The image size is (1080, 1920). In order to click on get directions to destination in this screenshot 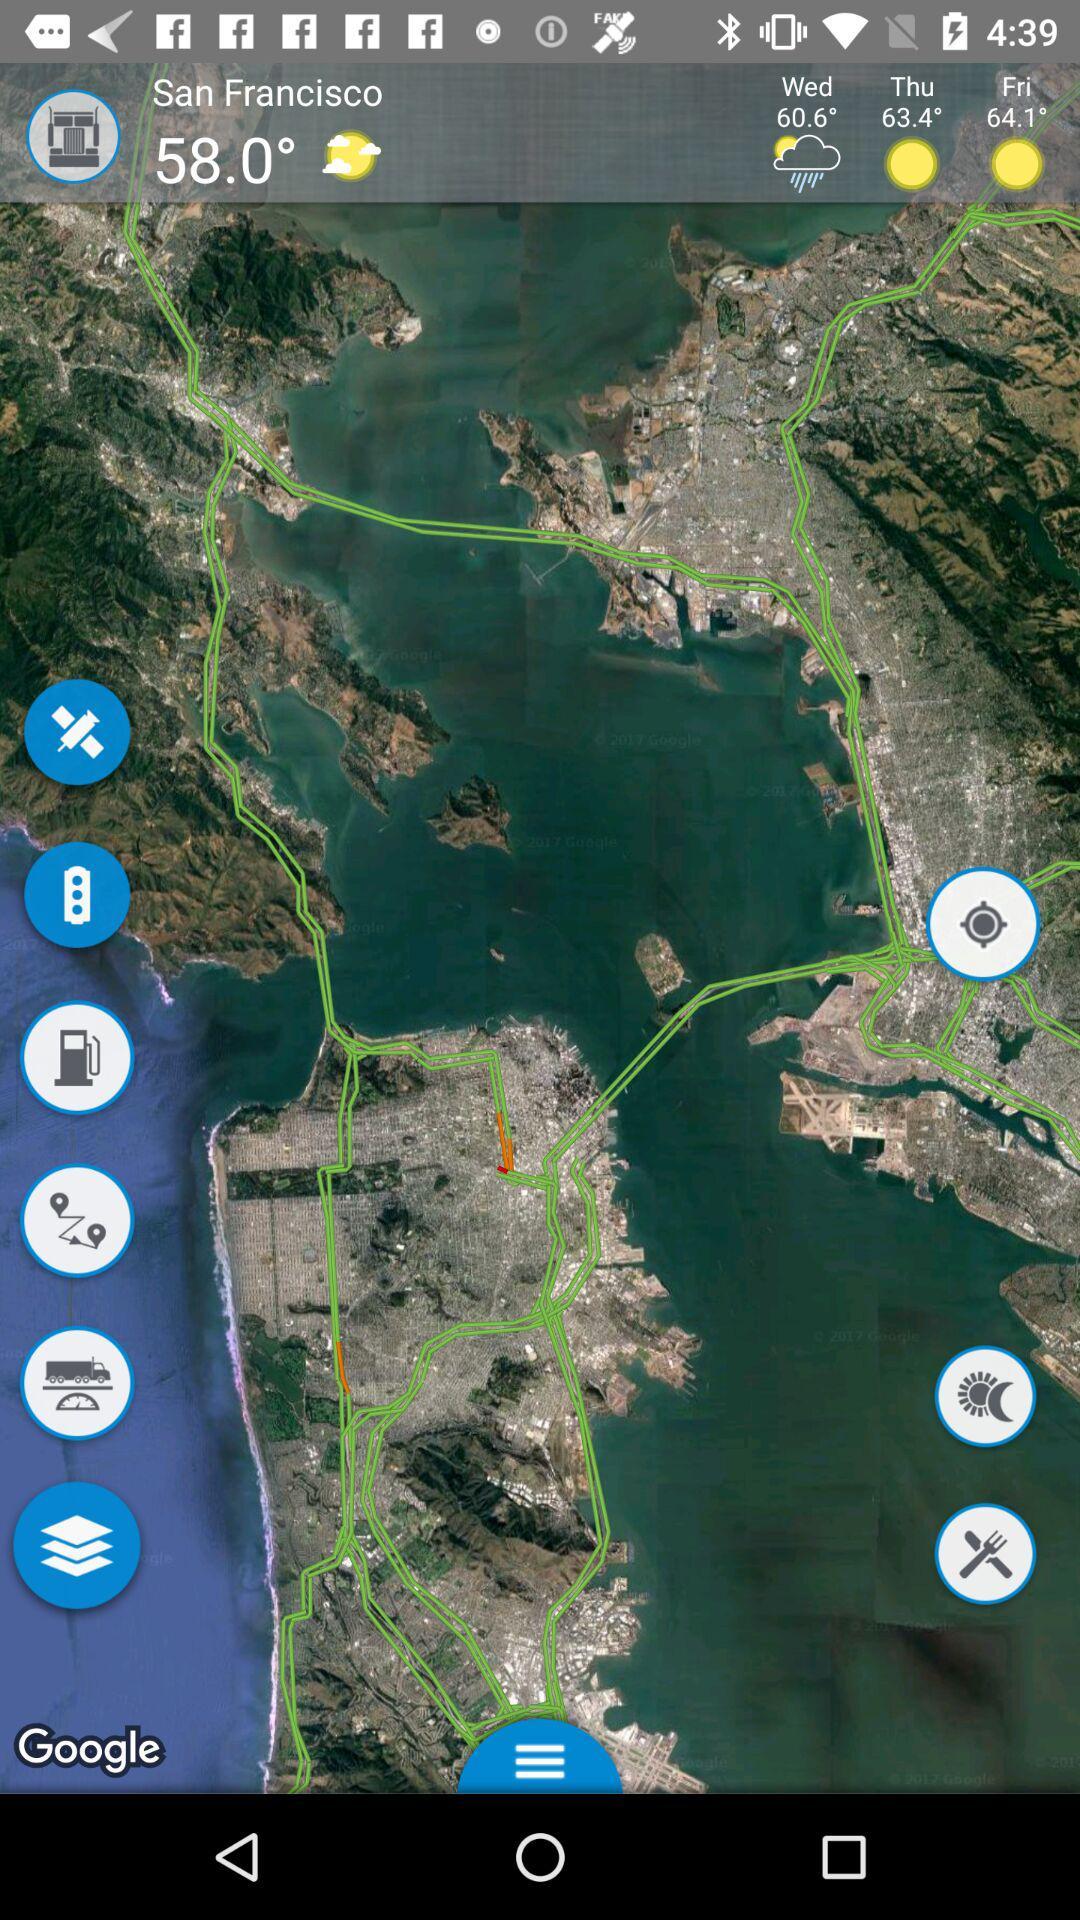, I will do `click(75, 1223)`.